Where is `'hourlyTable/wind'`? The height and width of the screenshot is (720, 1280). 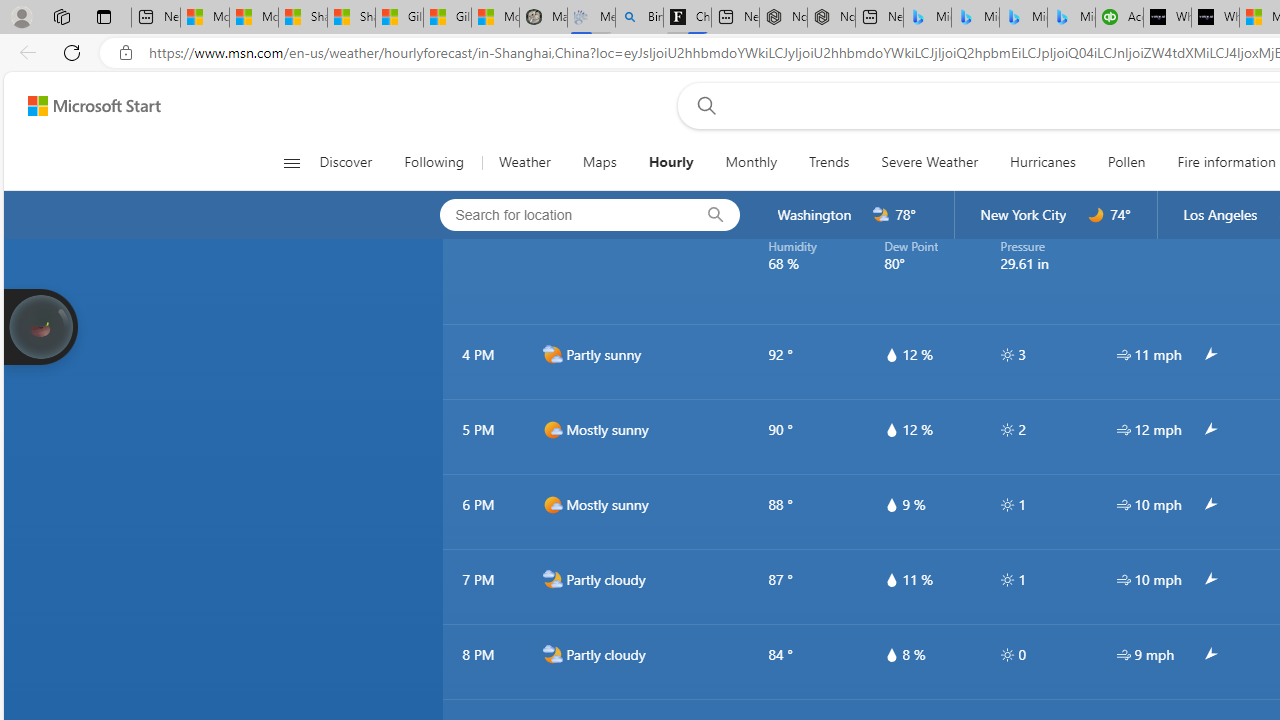
'hourlyTable/wind' is located at coordinates (1123, 654).